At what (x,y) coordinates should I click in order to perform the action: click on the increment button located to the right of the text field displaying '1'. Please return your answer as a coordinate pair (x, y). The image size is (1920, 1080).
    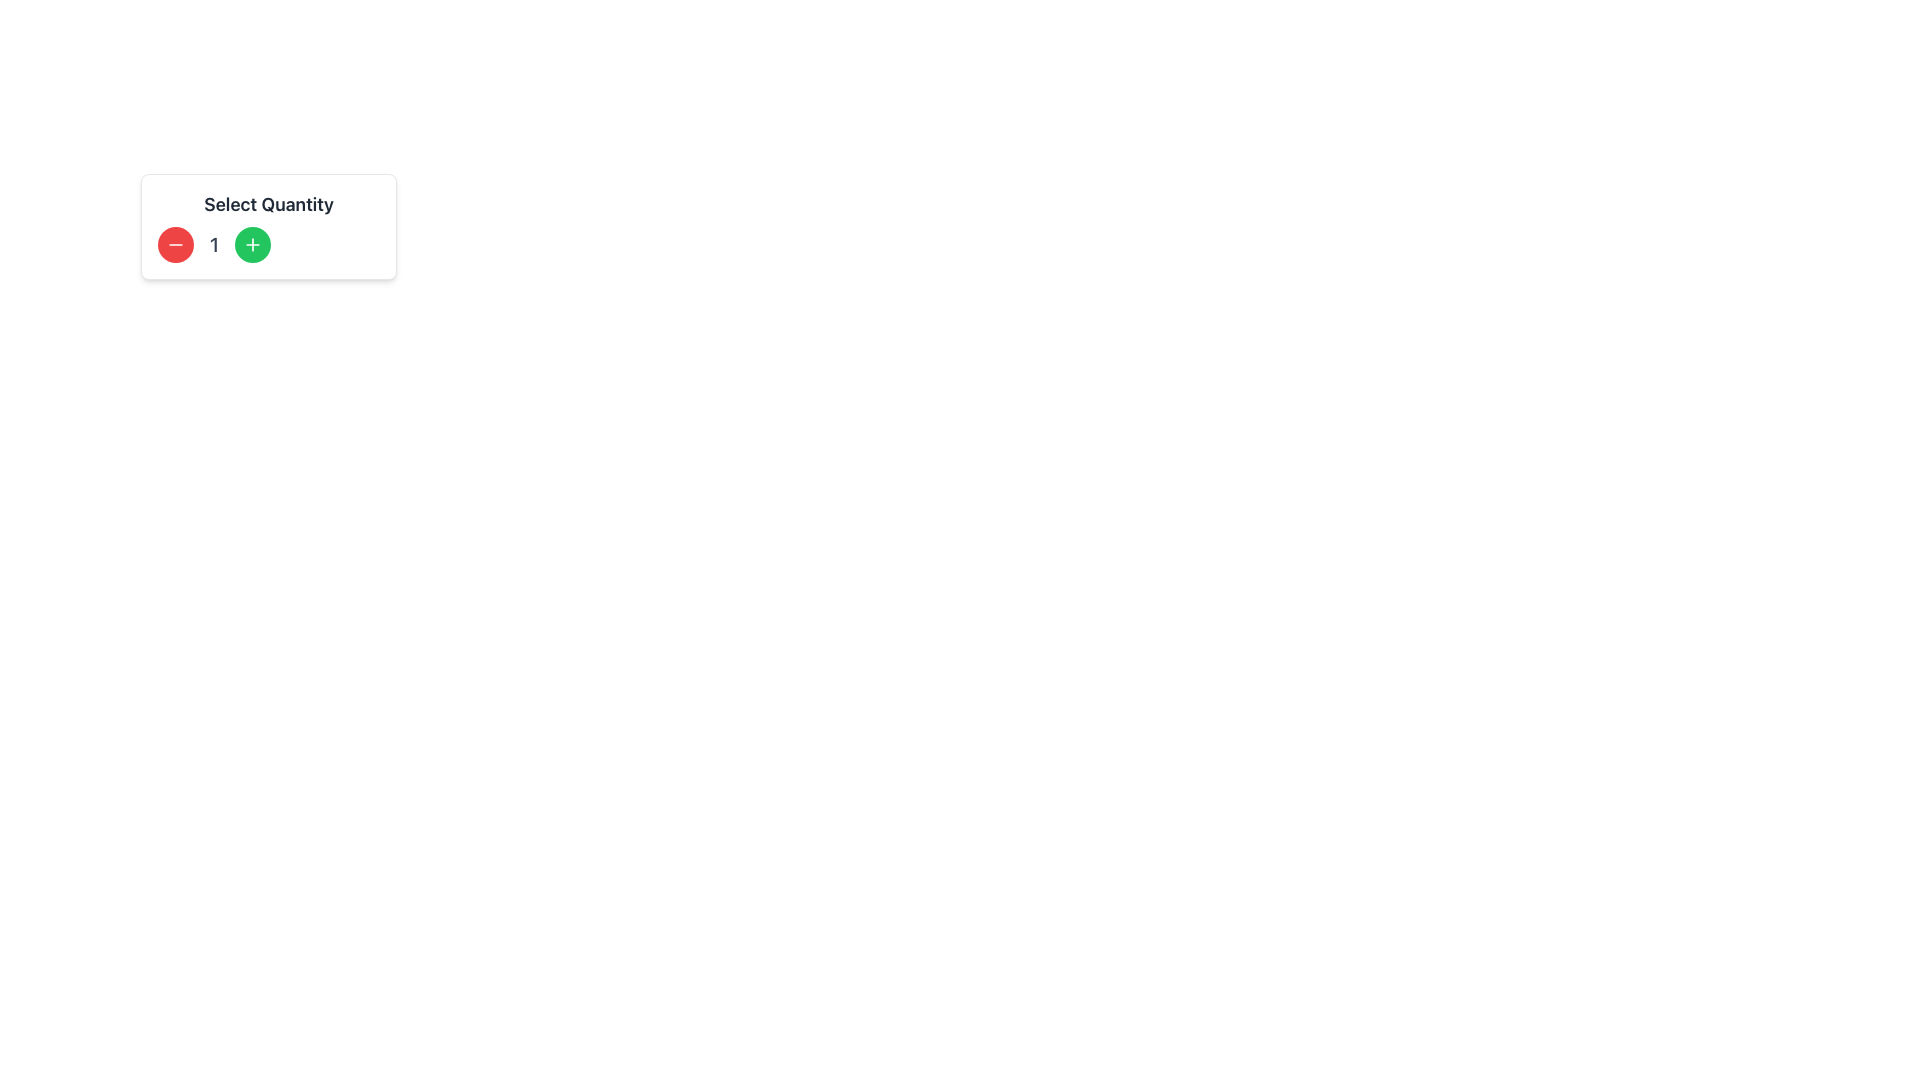
    Looking at the image, I should click on (267, 244).